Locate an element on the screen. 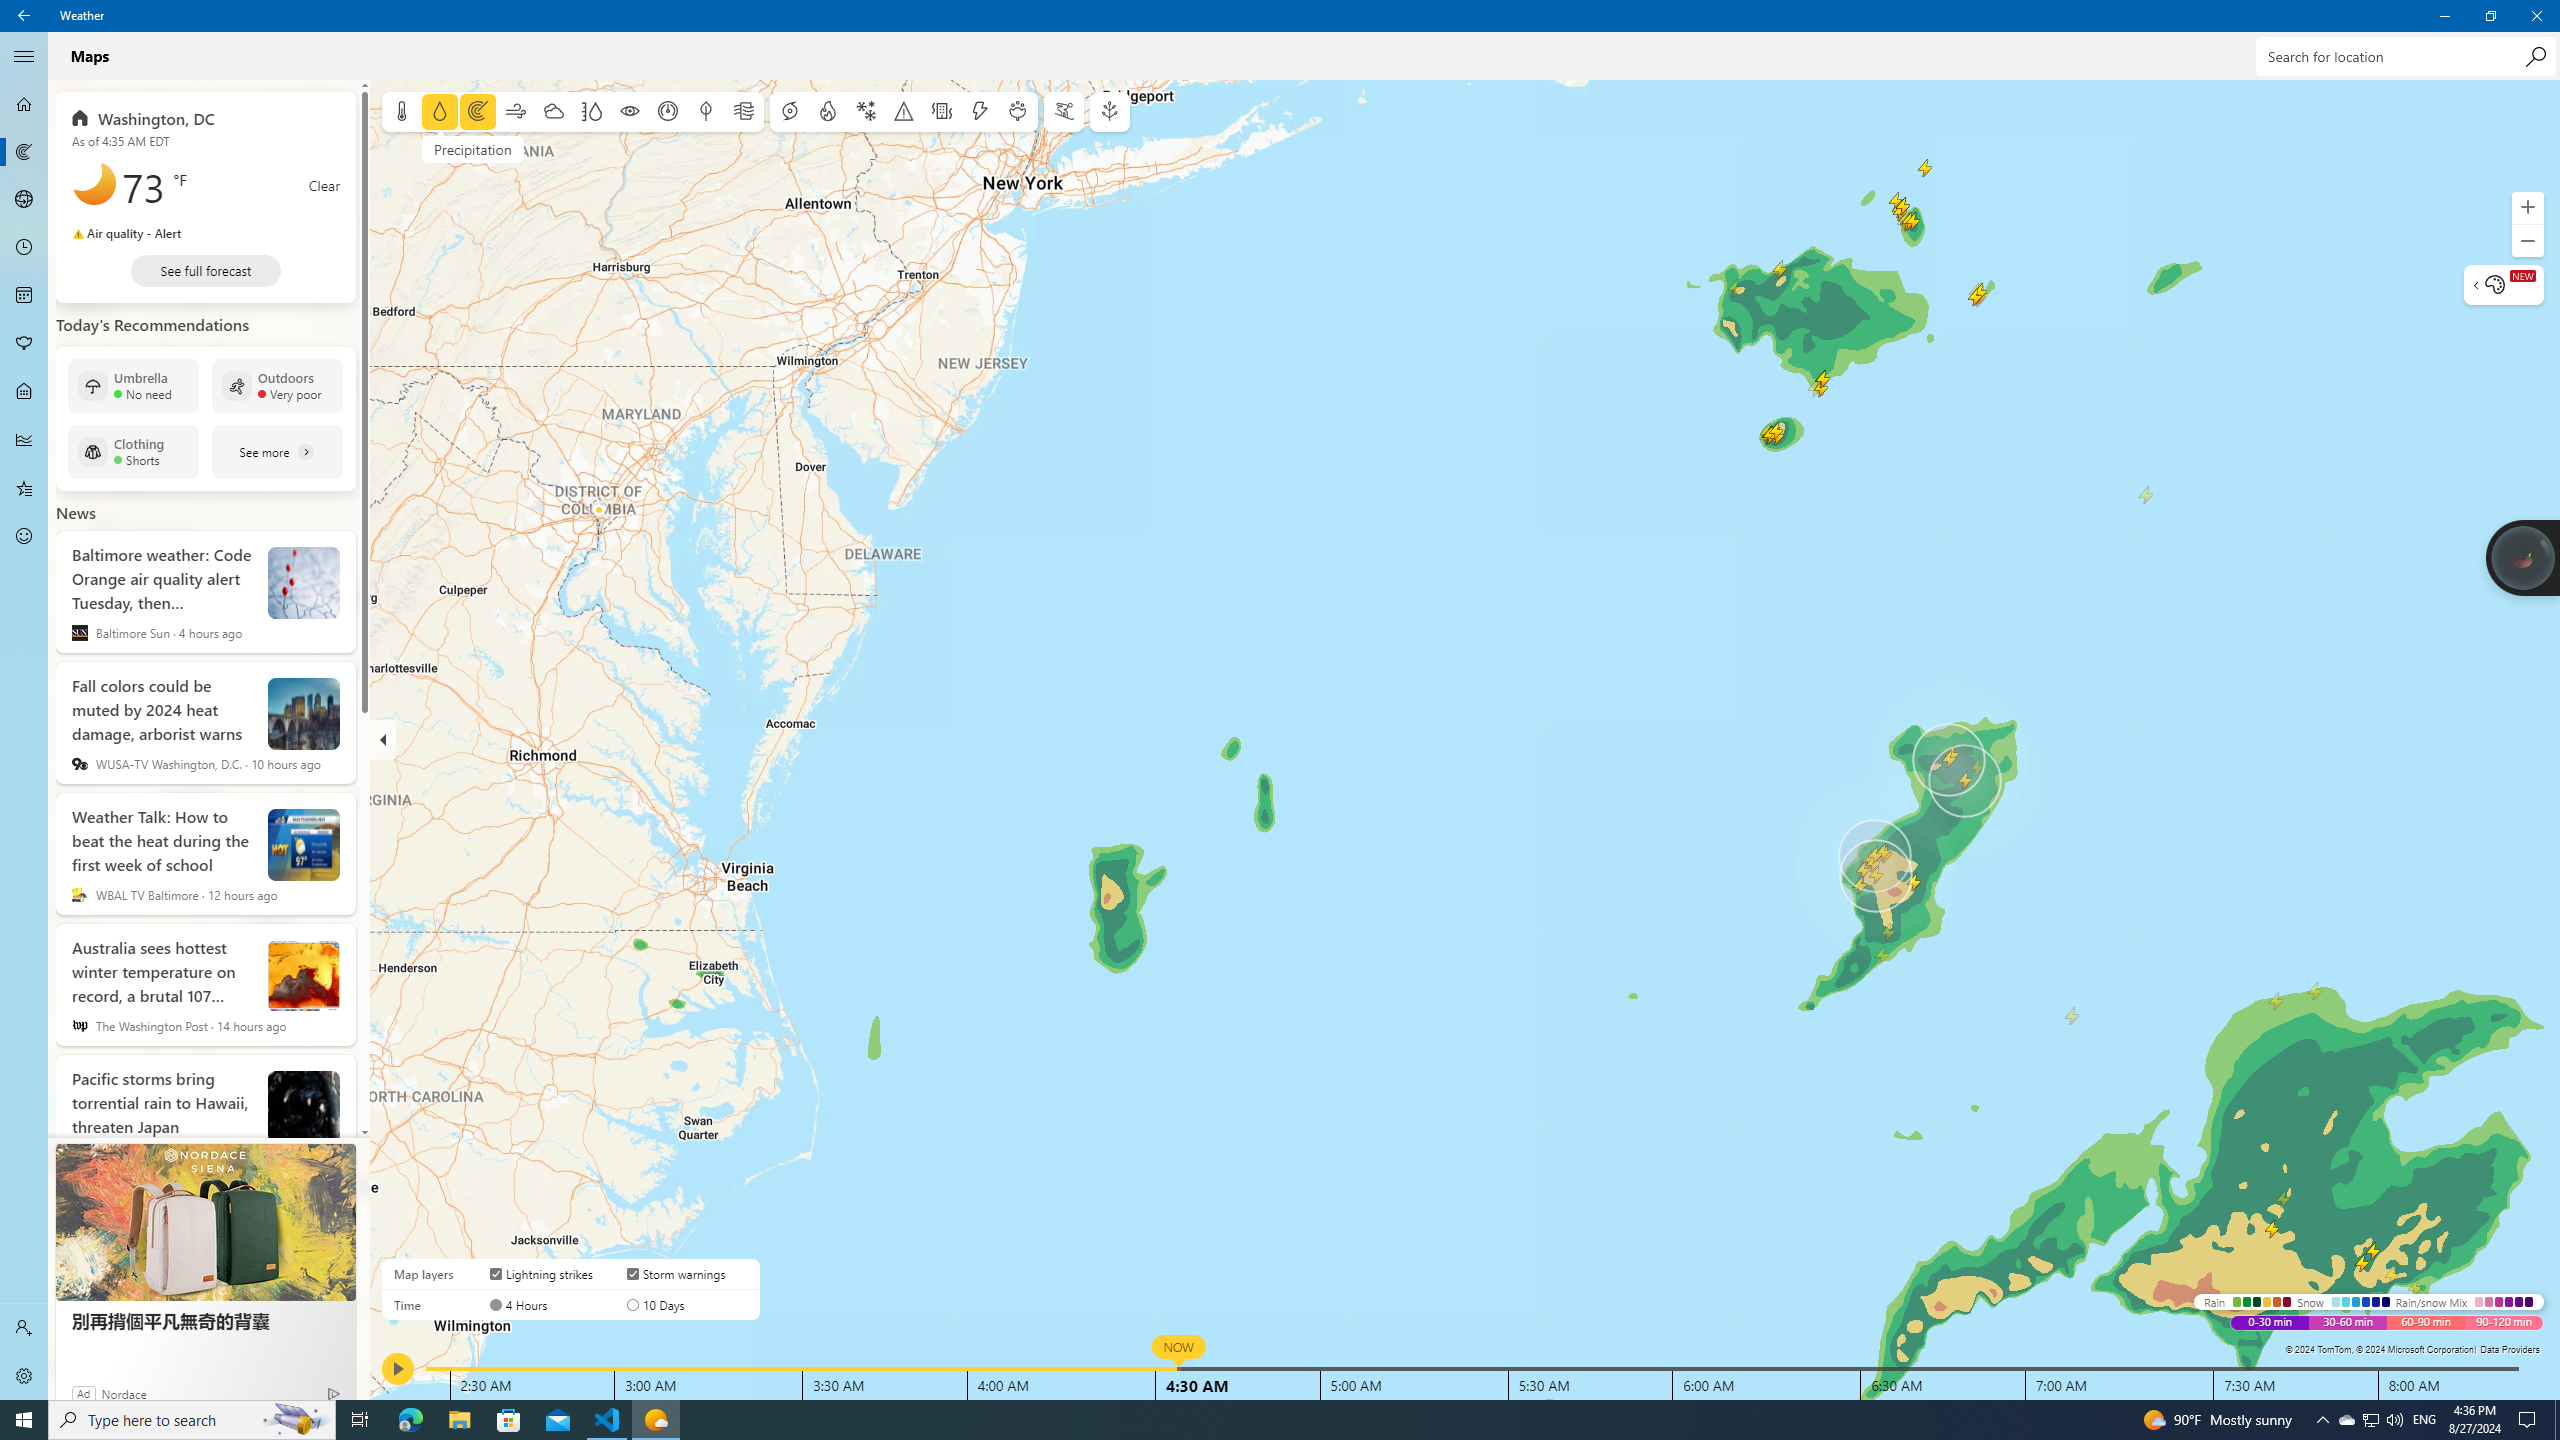 The image size is (2560, 1440). 'Show desktop' is located at coordinates (2556, 1418).